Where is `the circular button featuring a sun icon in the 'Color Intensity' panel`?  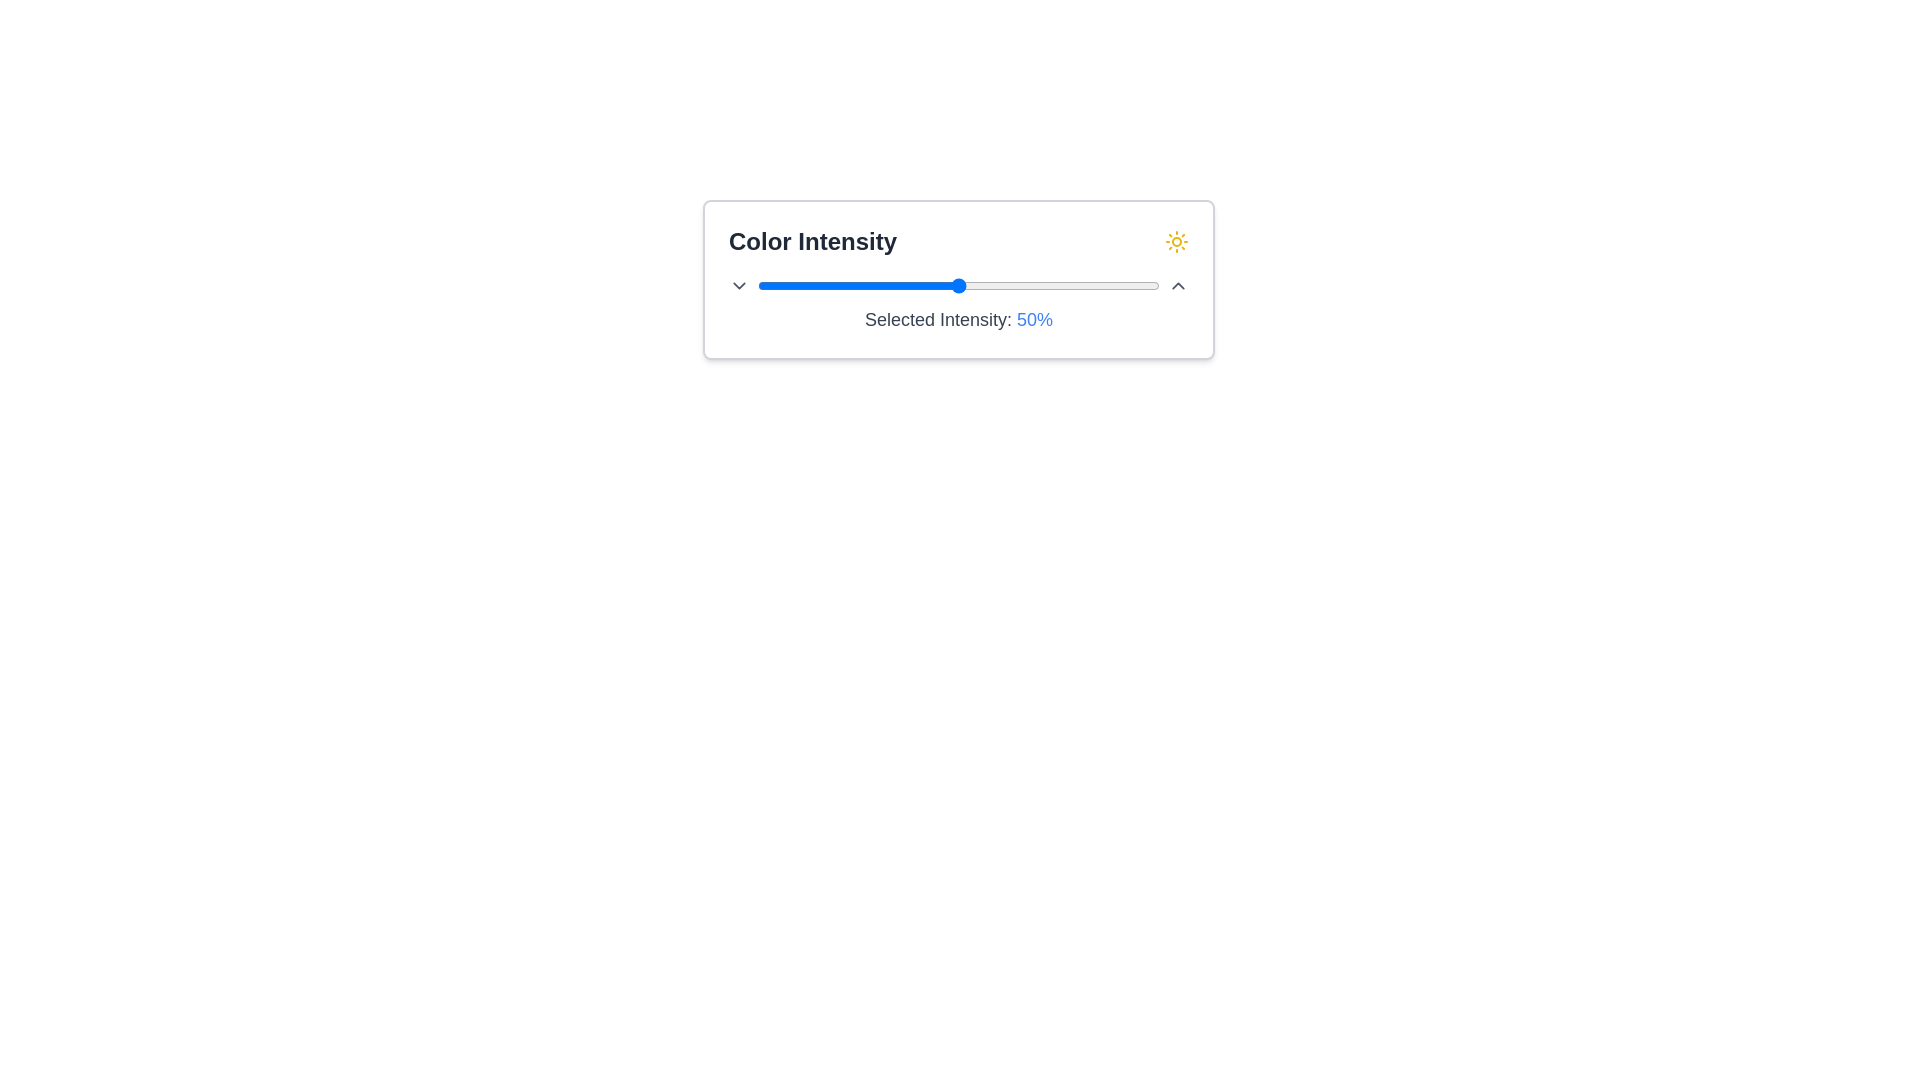
the circular button featuring a sun icon in the 'Color Intensity' panel is located at coordinates (1176, 241).